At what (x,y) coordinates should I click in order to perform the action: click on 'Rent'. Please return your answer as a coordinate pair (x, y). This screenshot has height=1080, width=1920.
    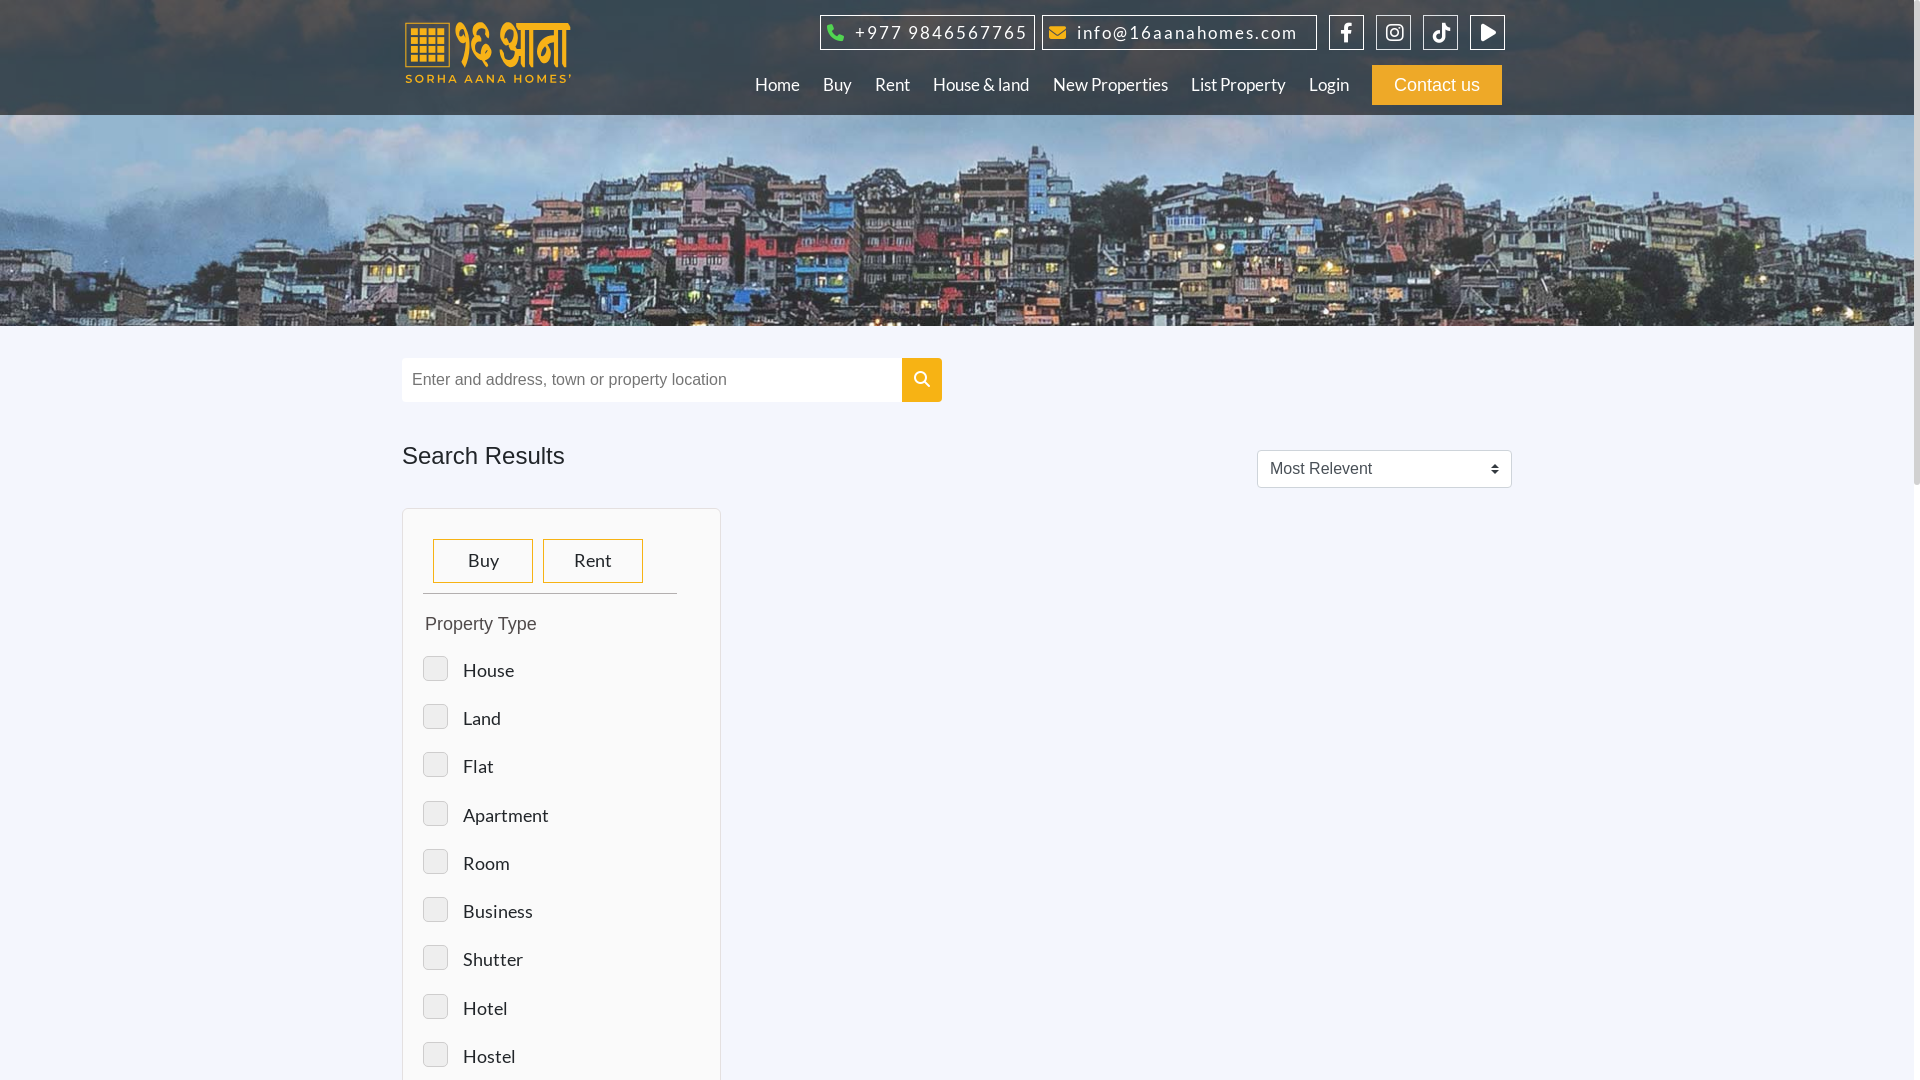
    Looking at the image, I should click on (891, 83).